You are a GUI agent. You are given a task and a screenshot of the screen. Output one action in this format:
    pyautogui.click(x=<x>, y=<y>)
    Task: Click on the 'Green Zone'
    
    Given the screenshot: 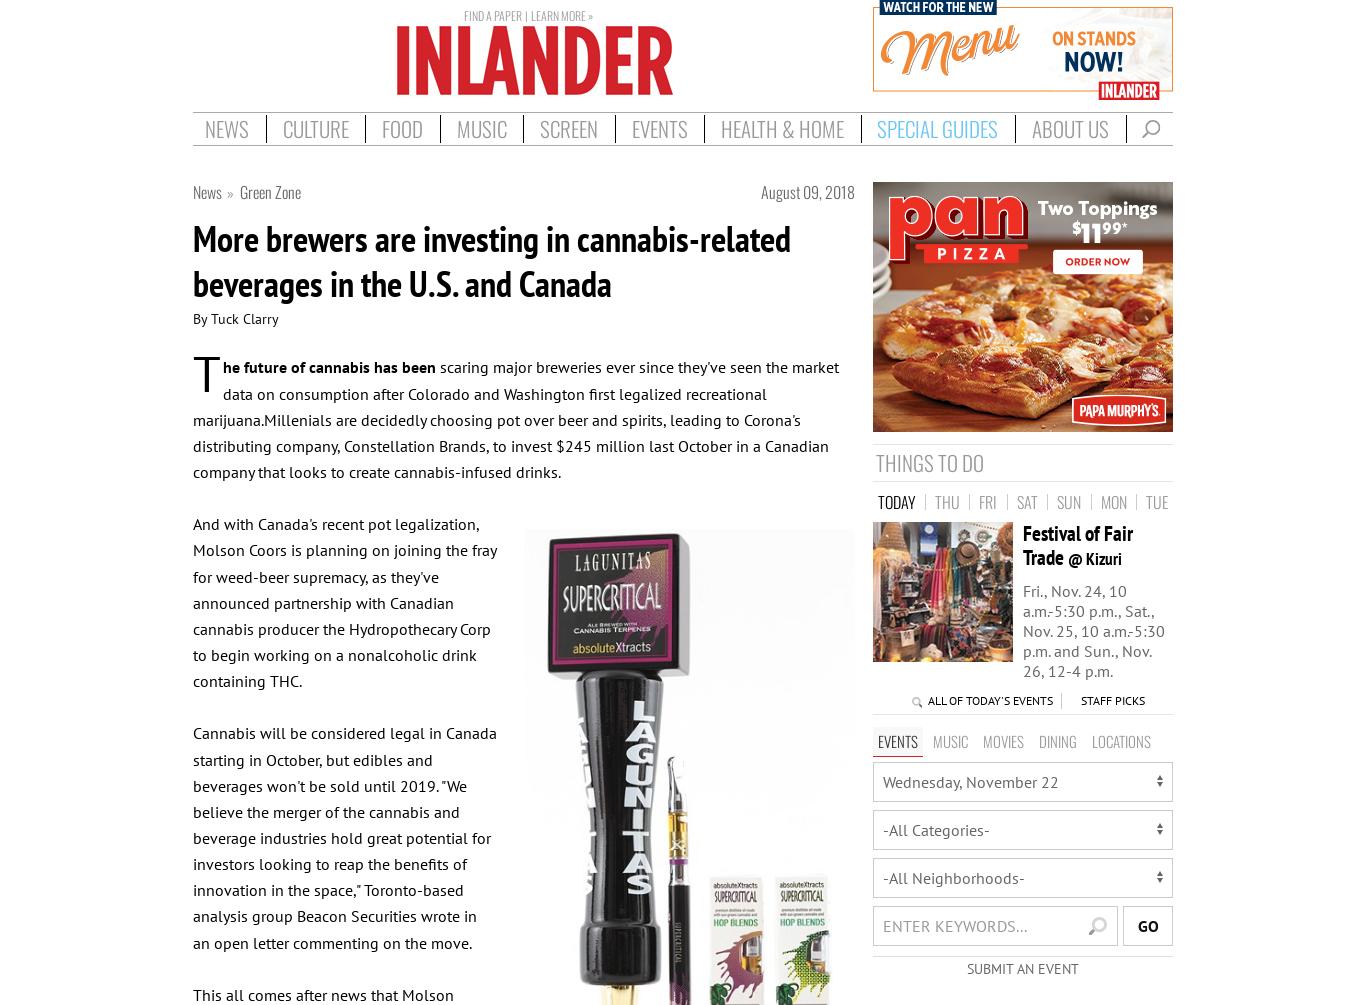 What is the action you would take?
    pyautogui.click(x=240, y=190)
    